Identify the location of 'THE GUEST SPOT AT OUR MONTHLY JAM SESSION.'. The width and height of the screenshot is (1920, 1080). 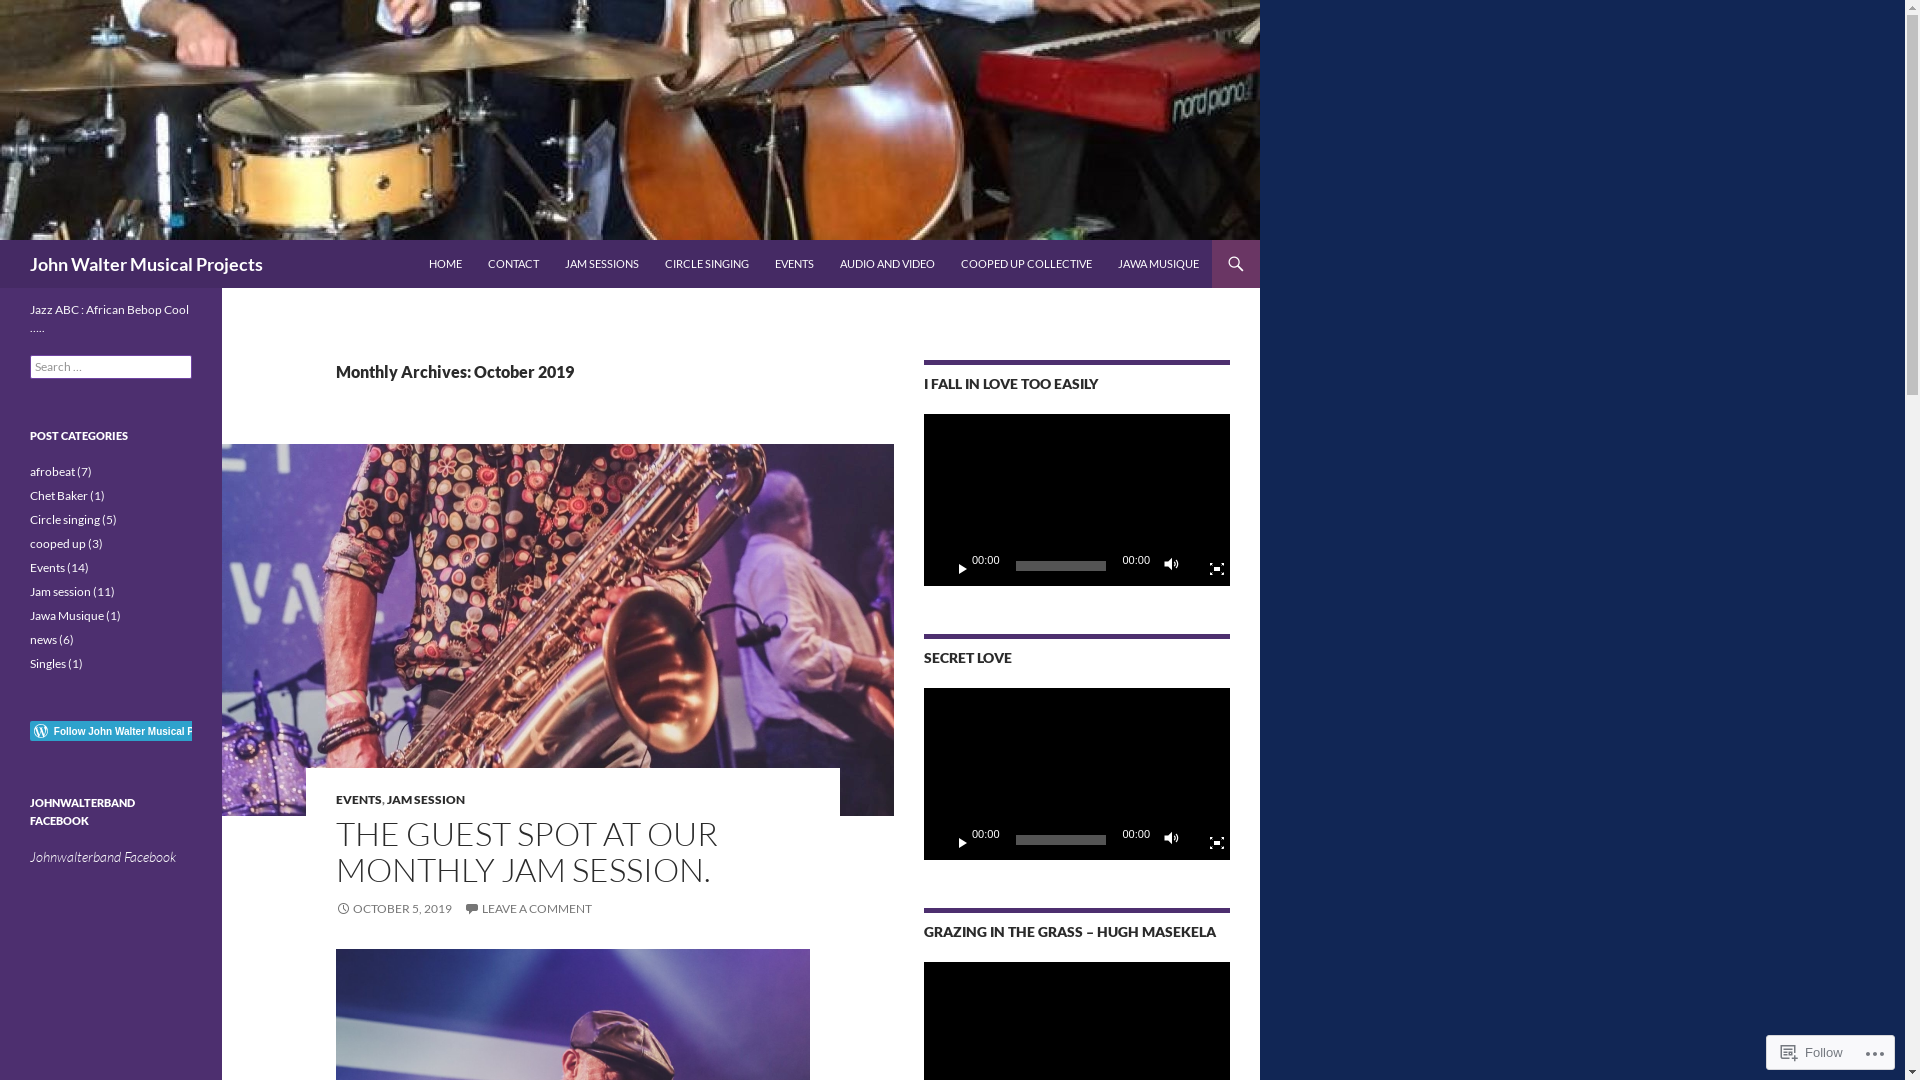
(336, 851).